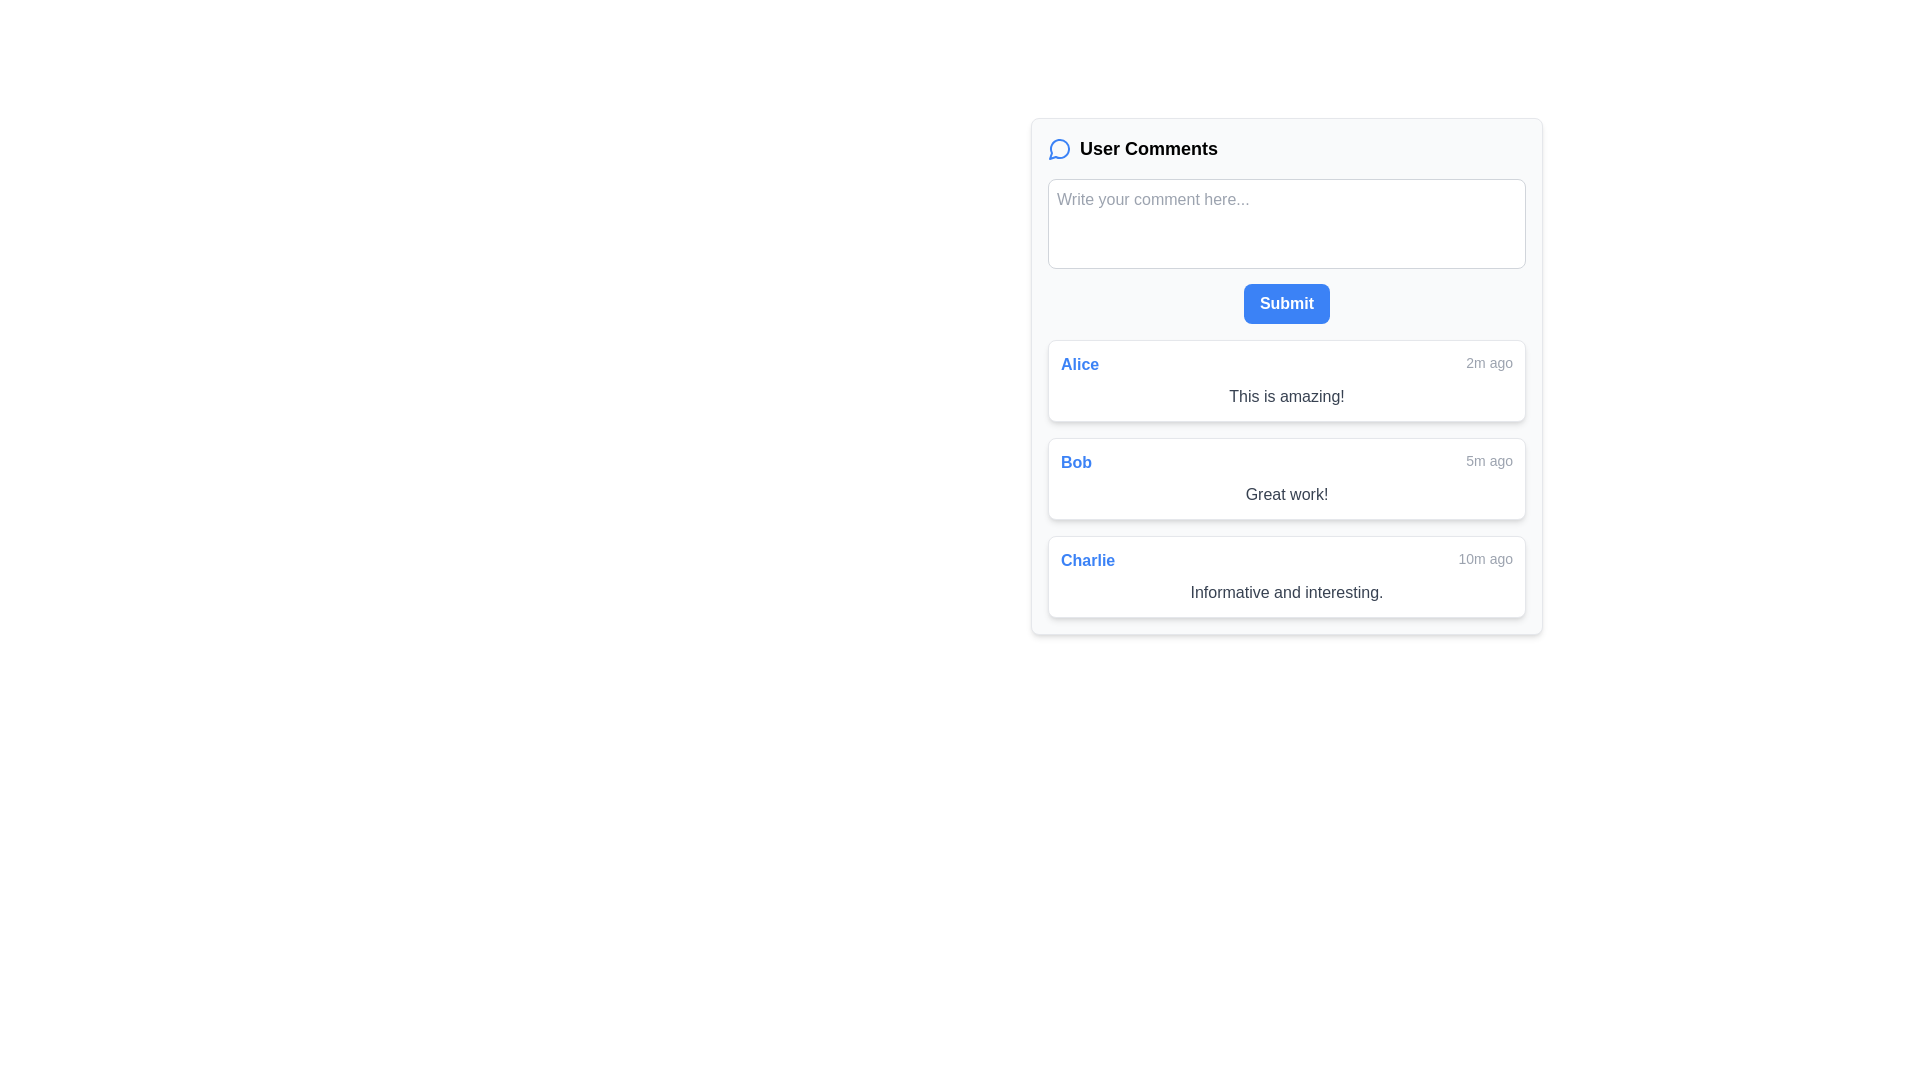 Image resolution: width=1920 pixels, height=1080 pixels. What do you see at coordinates (1075, 462) in the screenshot?
I see `the bold blue text label displaying the name 'Bob', which is positioned to the left of the time label '5m ago' at the top of a comment entry` at bounding box center [1075, 462].